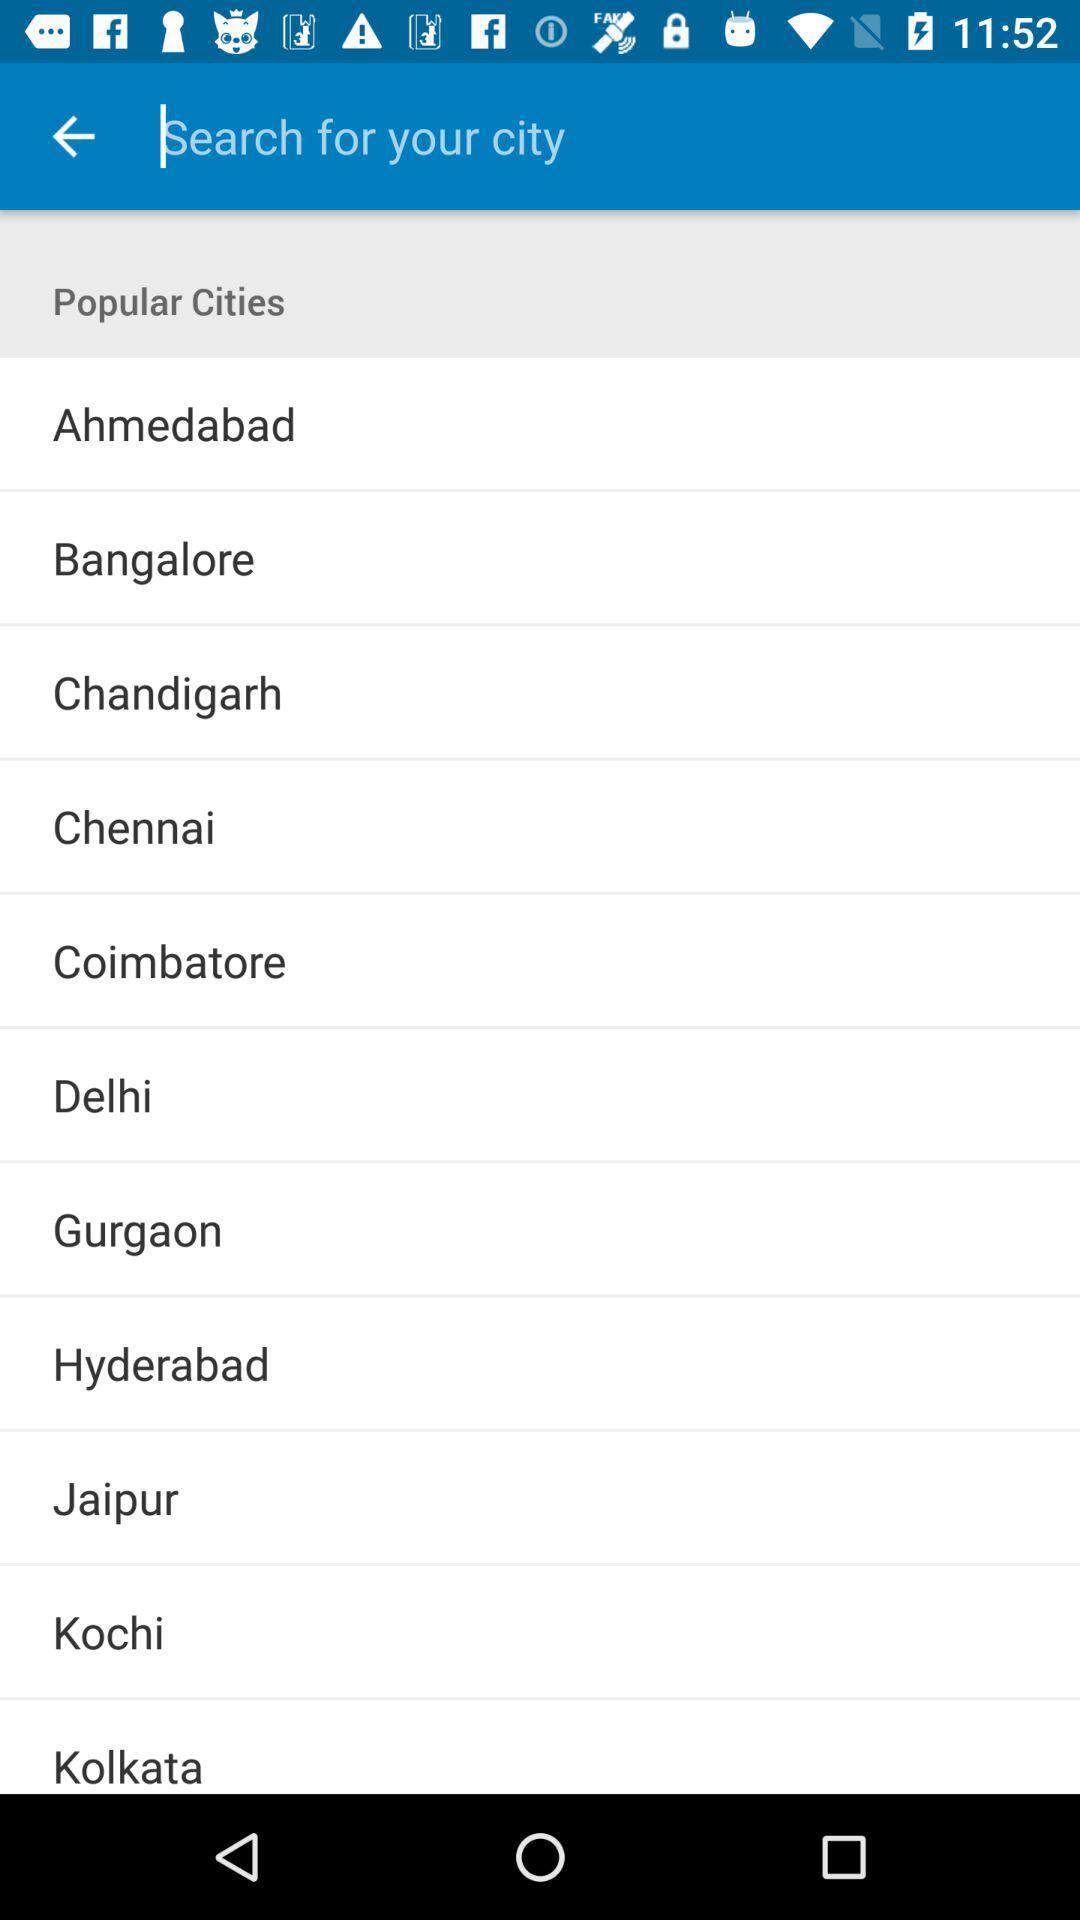 The height and width of the screenshot is (1920, 1080). What do you see at coordinates (591, 135) in the screenshot?
I see `search for your city` at bounding box center [591, 135].